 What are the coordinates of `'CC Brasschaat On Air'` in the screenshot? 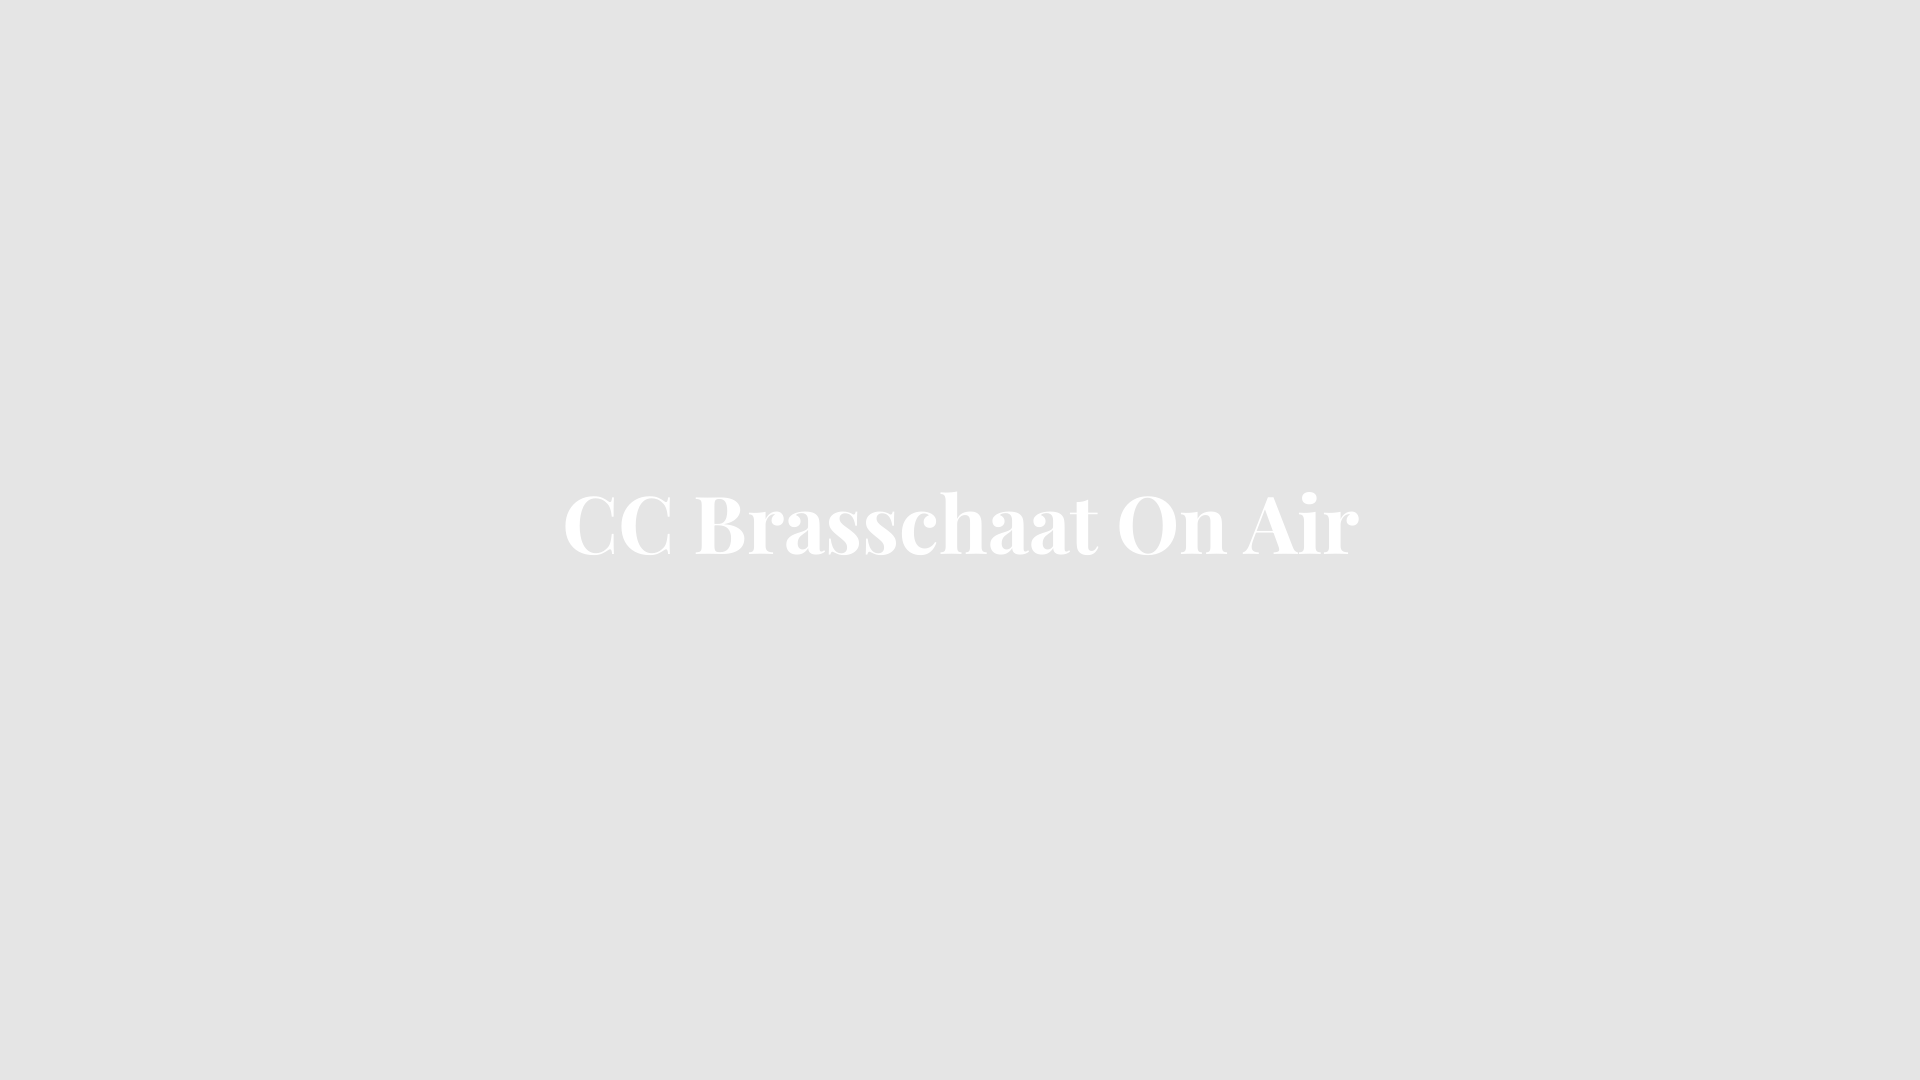 It's located at (960, 537).